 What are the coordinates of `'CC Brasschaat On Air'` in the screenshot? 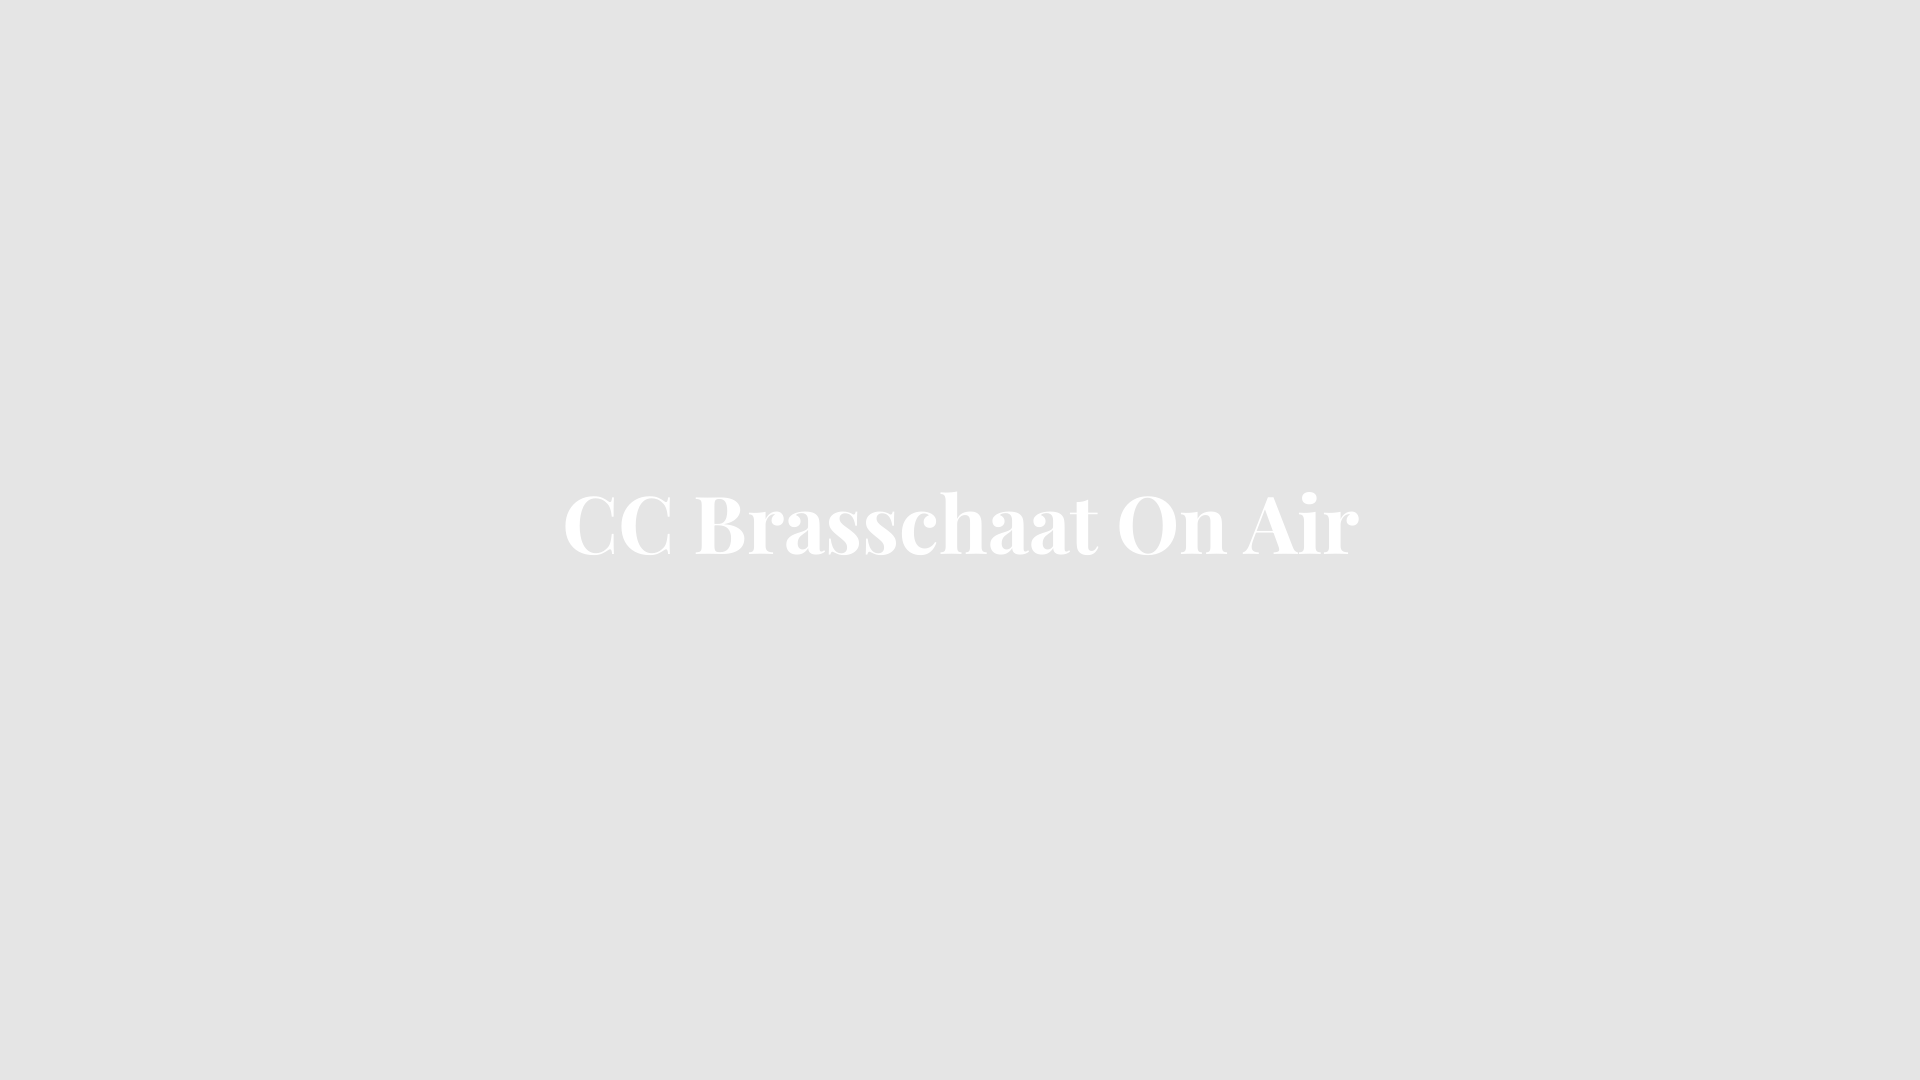 It's located at (960, 537).